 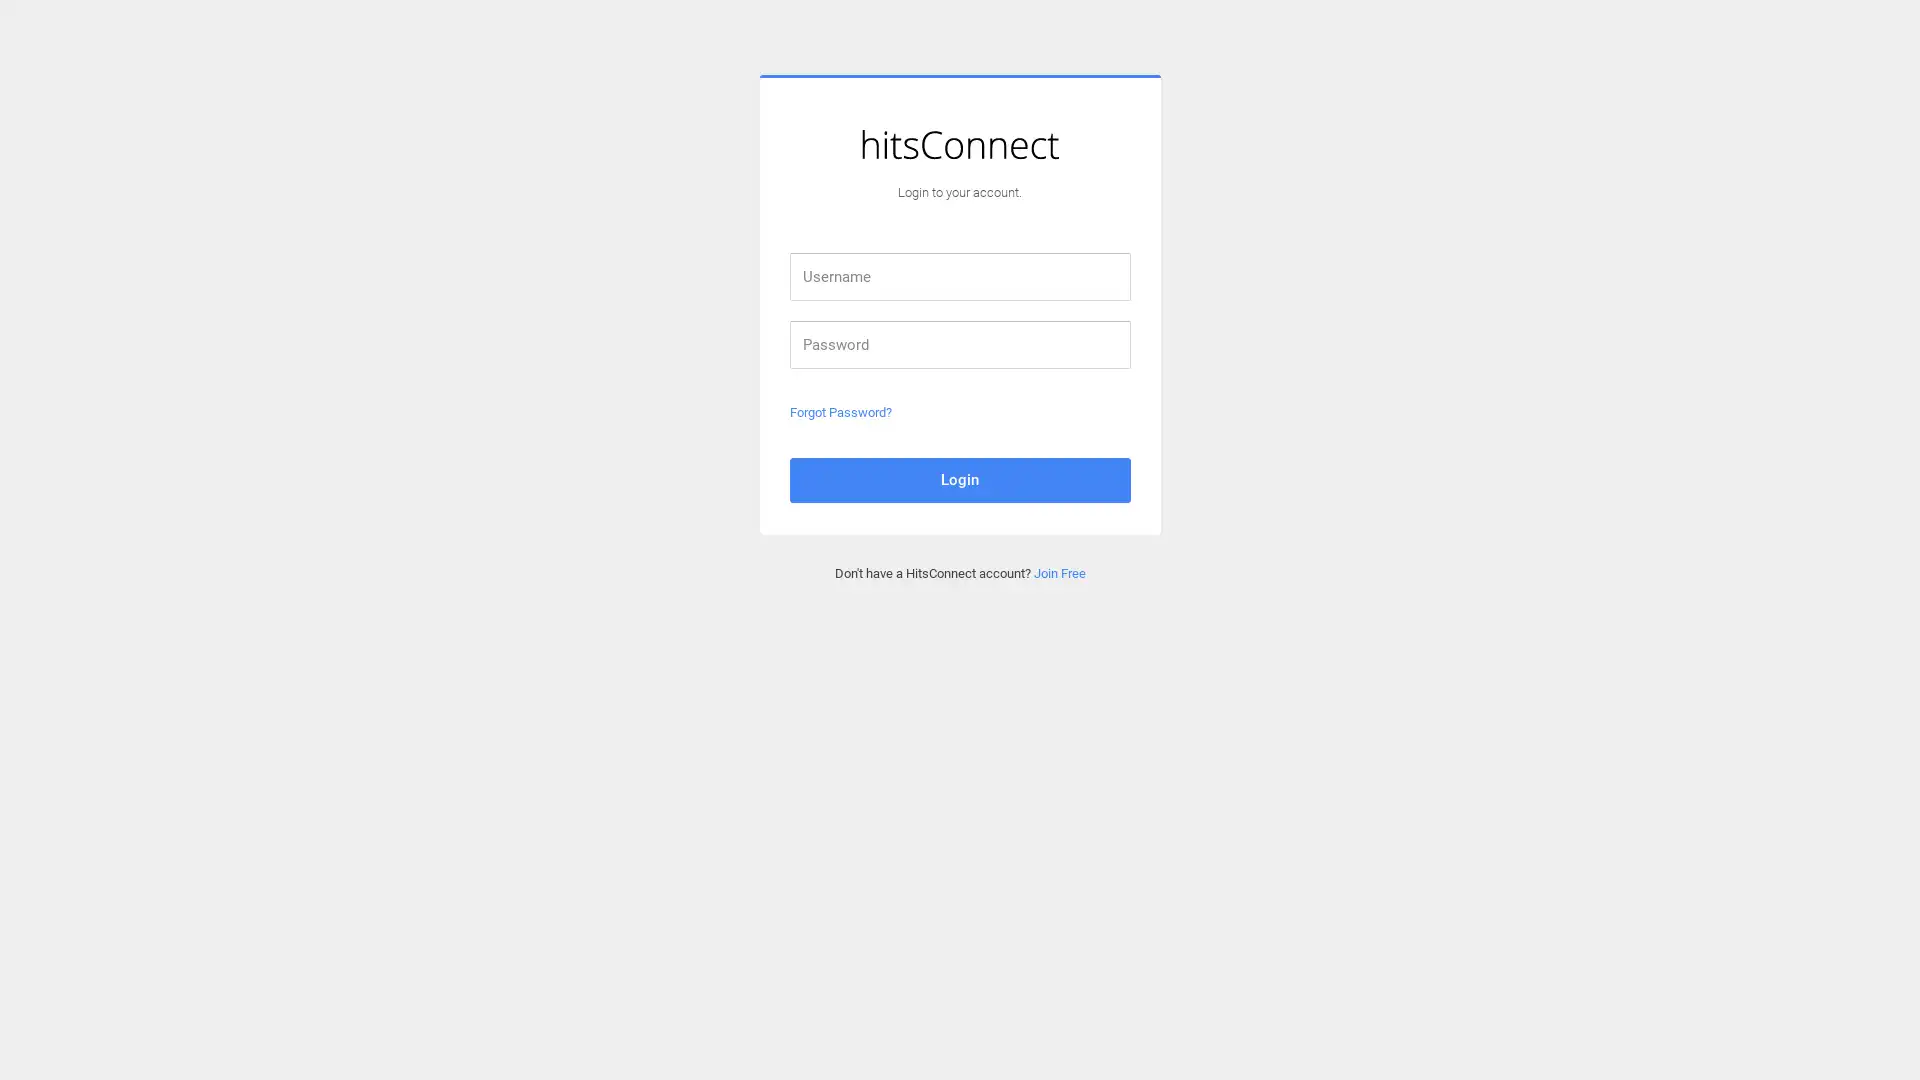 I want to click on Login, so click(x=958, y=479).